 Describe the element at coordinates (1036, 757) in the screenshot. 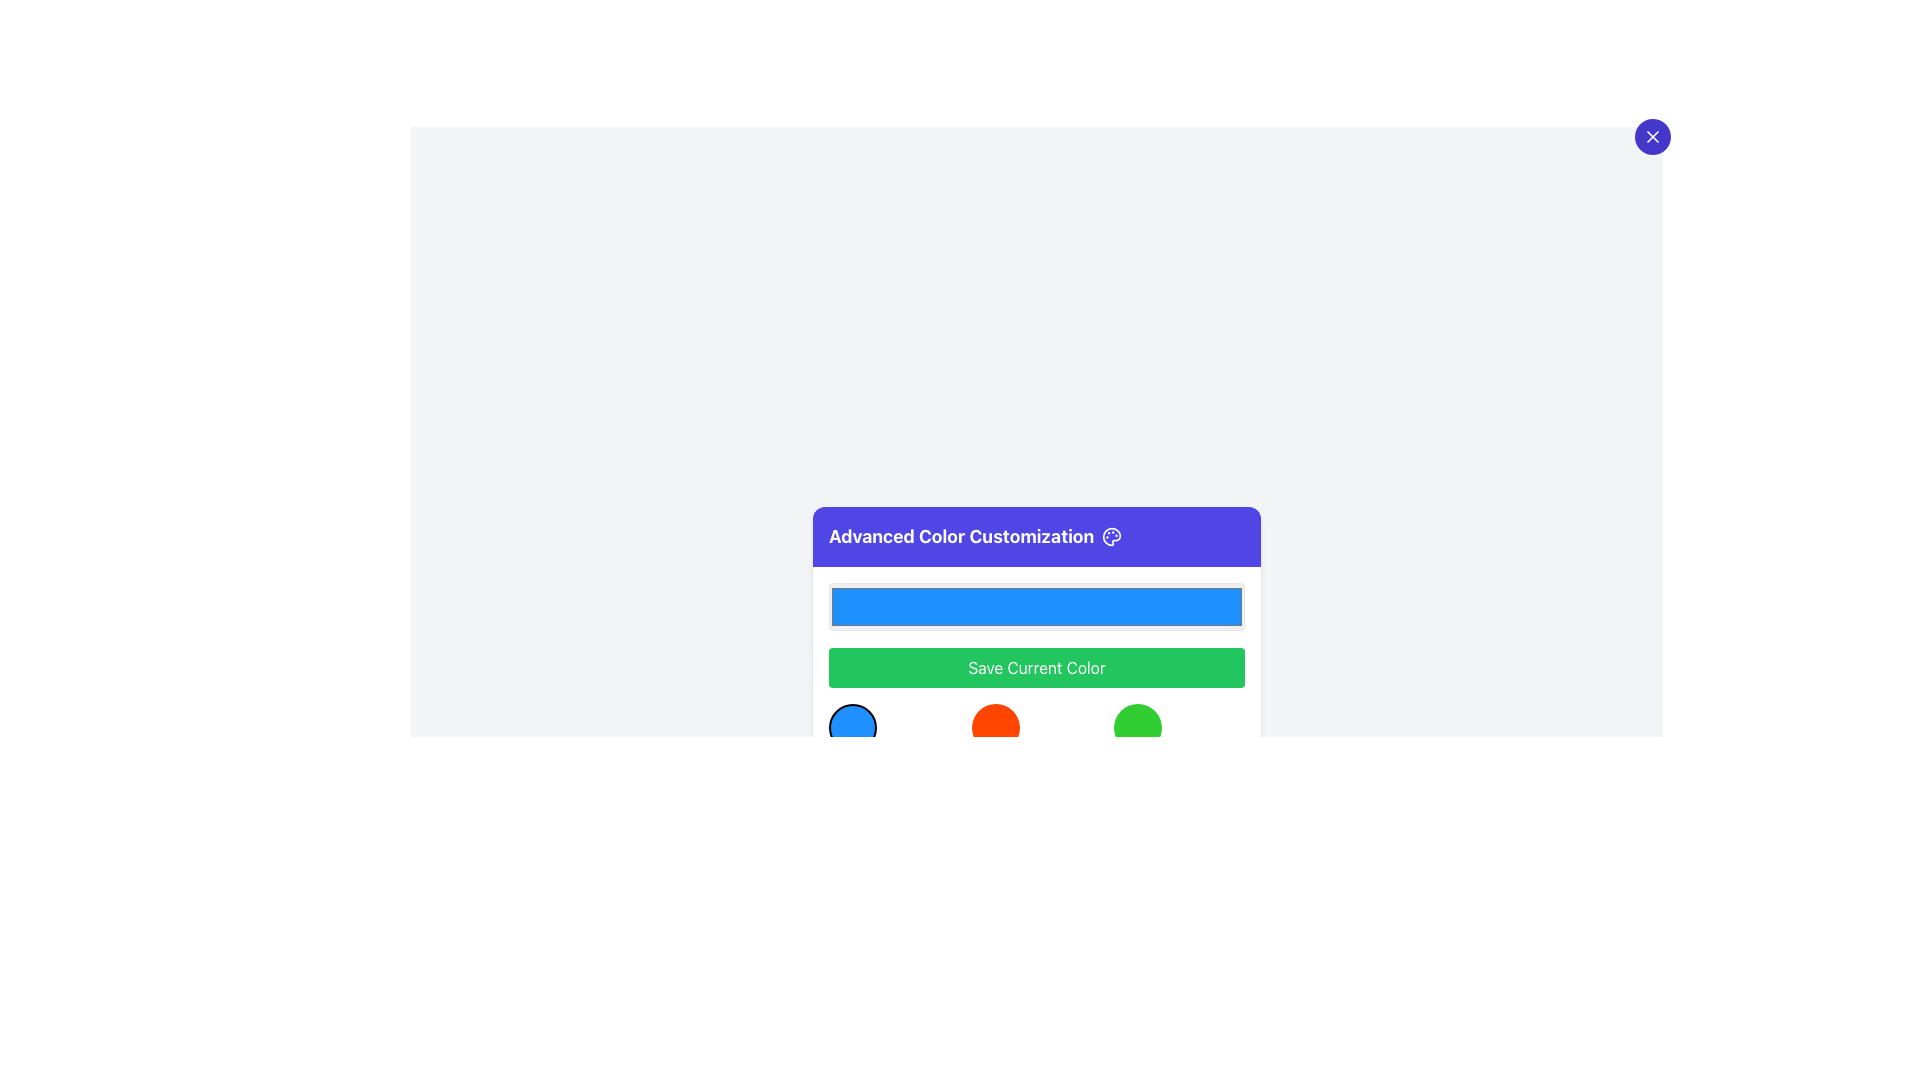

I see `the horizontal grid layout containing four circular elements (blue, red, green, yellow) positioned below the 'Save Current Color' button` at that location.